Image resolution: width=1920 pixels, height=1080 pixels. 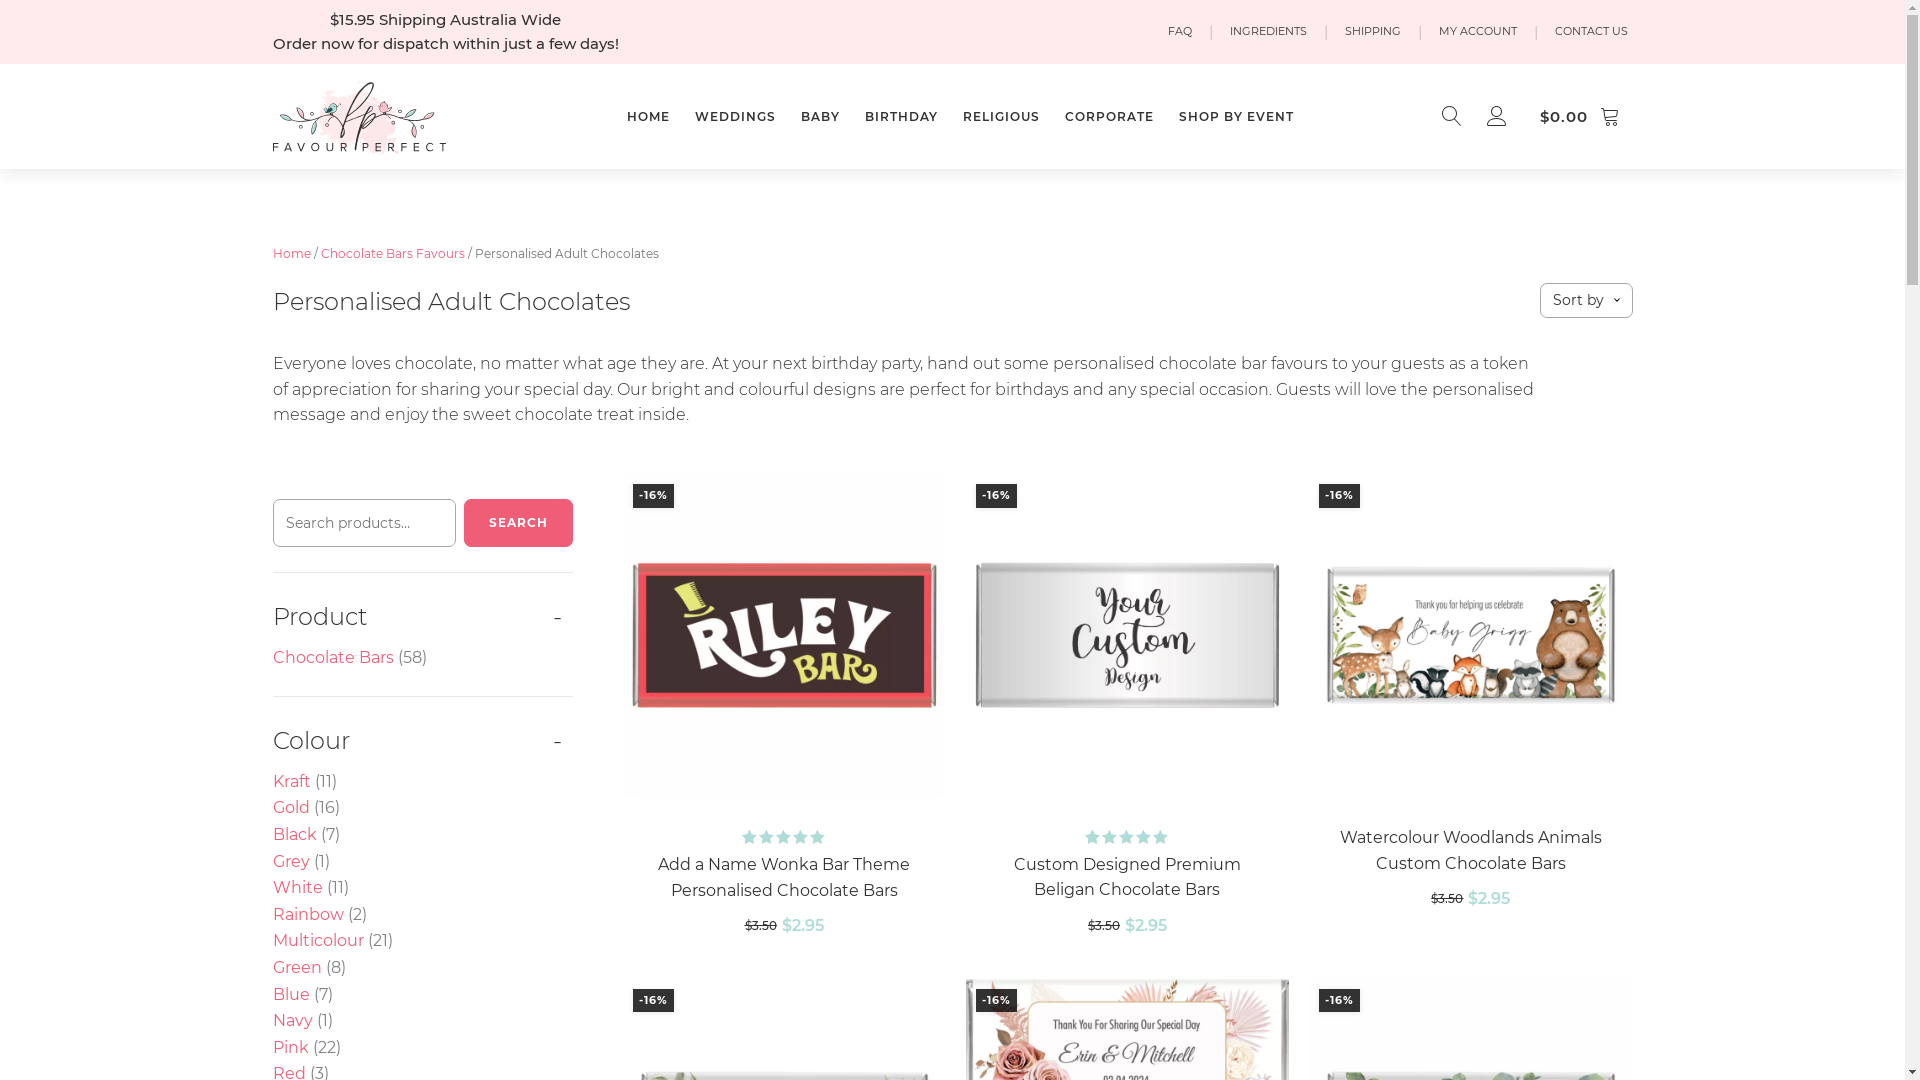 What do you see at coordinates (332, 657) in the screenshot?
I see `'Chocolate Bars'` at bounding box center [332, 657].